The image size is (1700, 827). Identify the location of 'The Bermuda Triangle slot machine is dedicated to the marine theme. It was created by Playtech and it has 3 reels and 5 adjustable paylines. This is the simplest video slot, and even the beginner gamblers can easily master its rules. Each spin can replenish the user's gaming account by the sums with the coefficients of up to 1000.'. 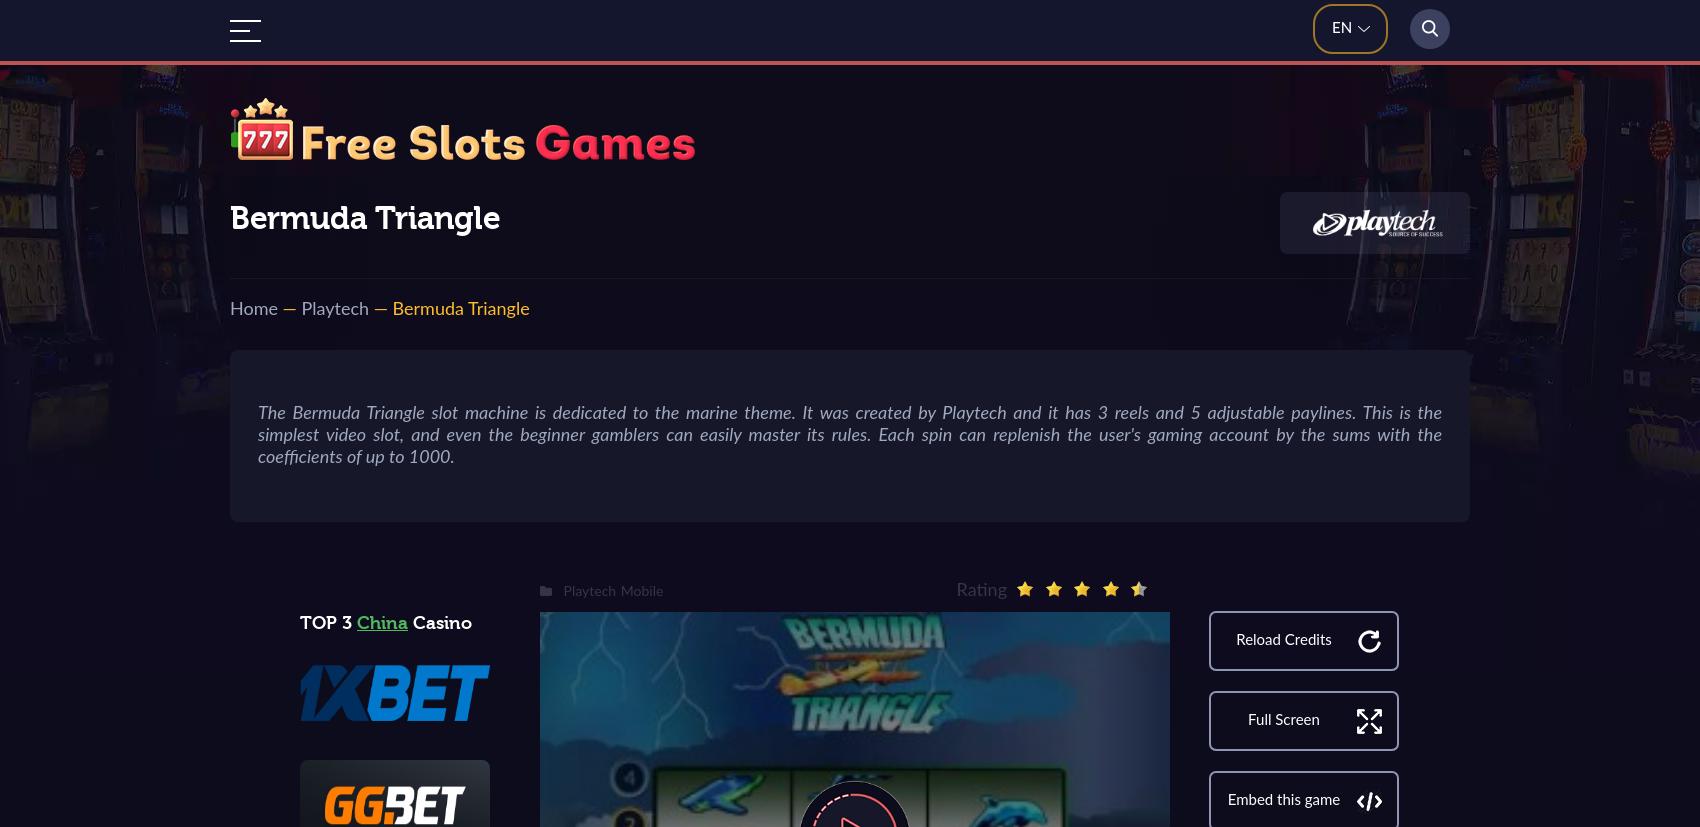
(850, 434).